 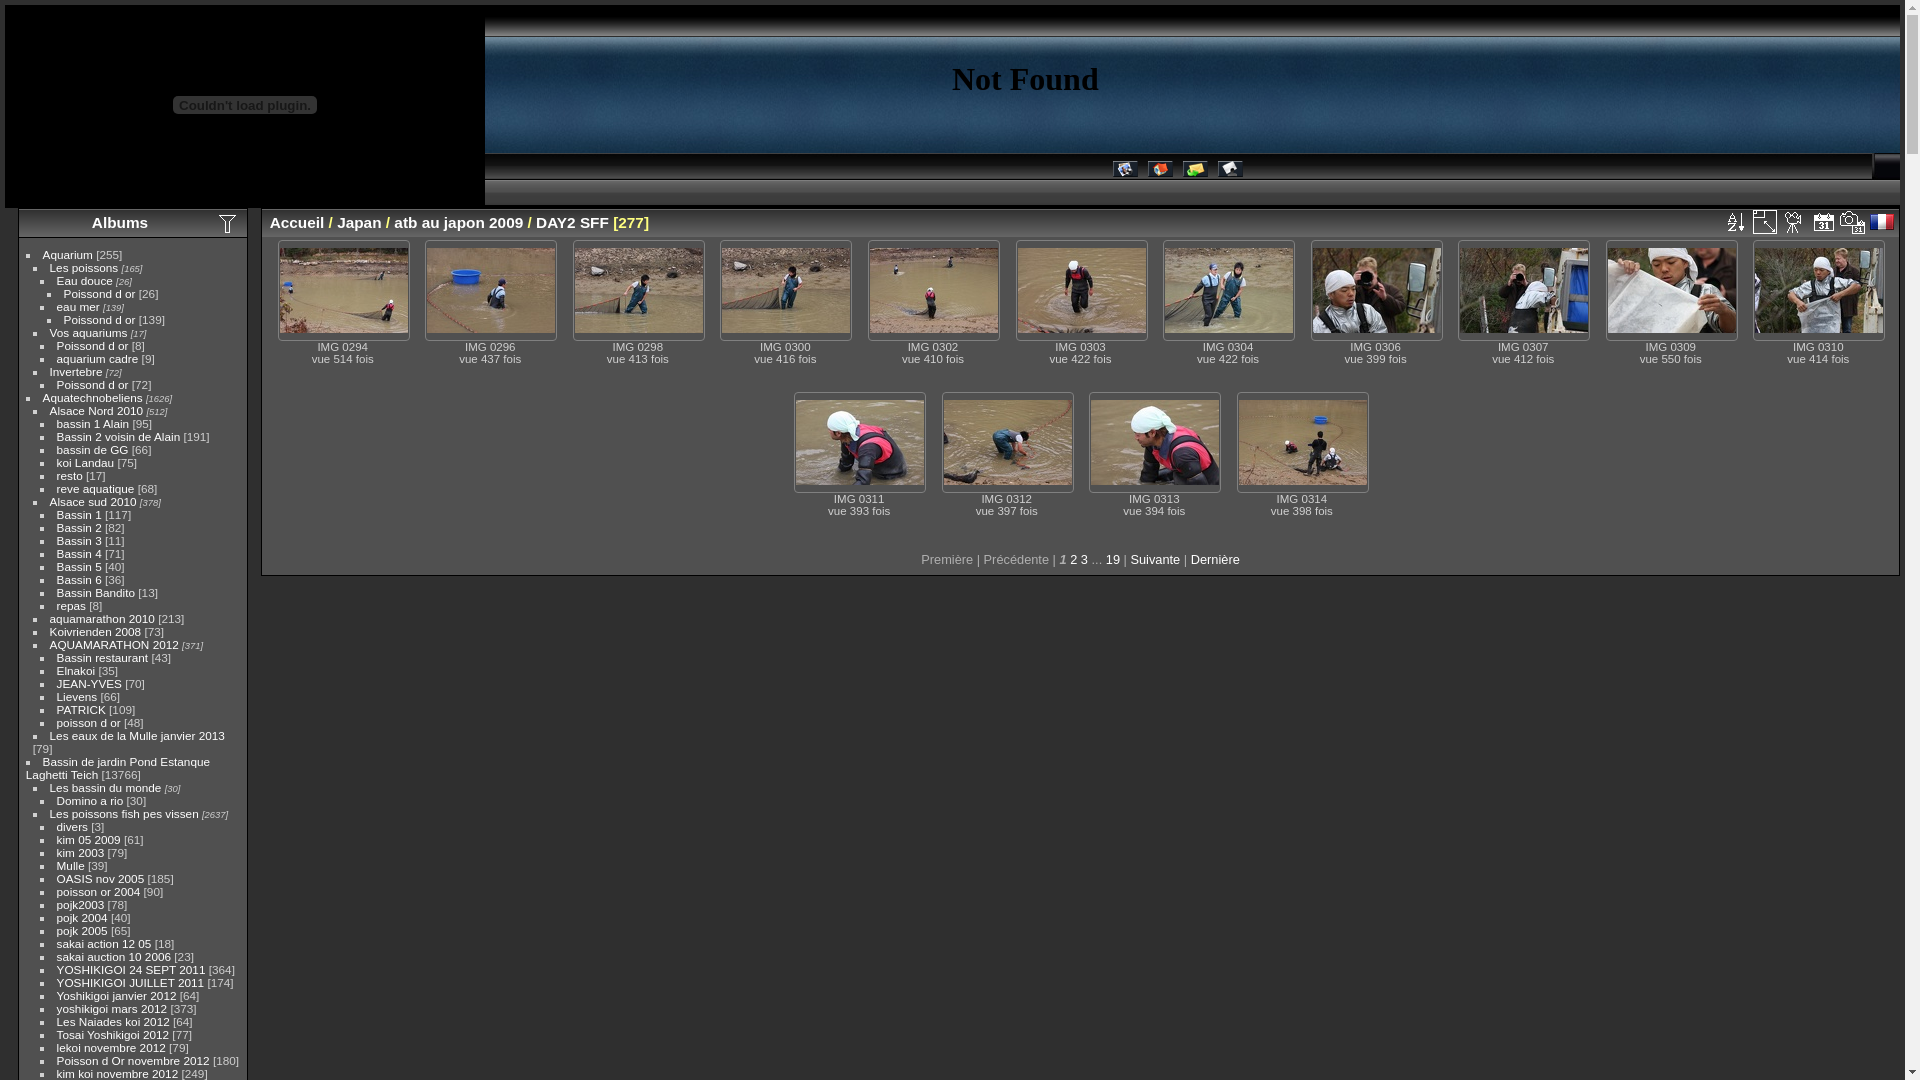 What do you see at coordinates (96, 357) in the screenshot?
I see `'aquarium cadre'` at bounding box center [96, 357].